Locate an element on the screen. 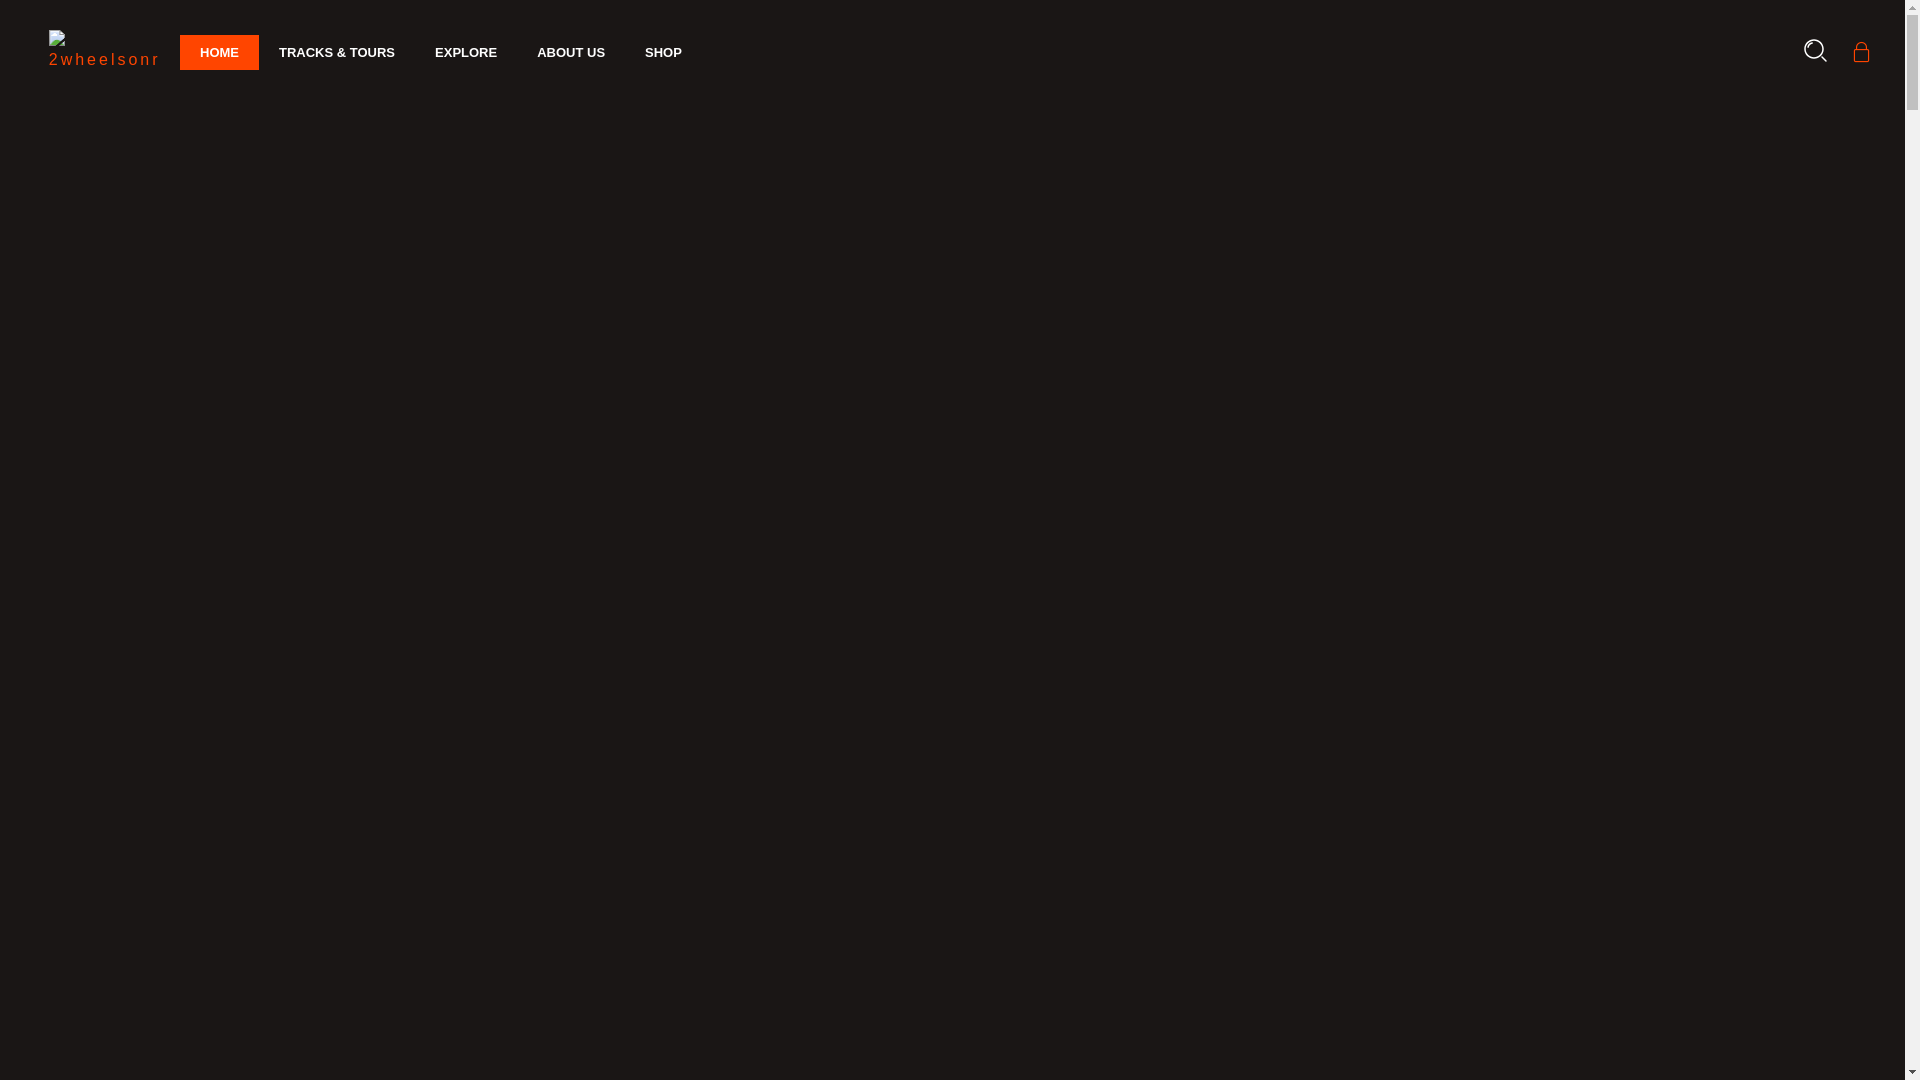 Image resolution: width=1920 pixels, height=1080 pixels. 'EXPLORE' is located at coordinates (464, 52).